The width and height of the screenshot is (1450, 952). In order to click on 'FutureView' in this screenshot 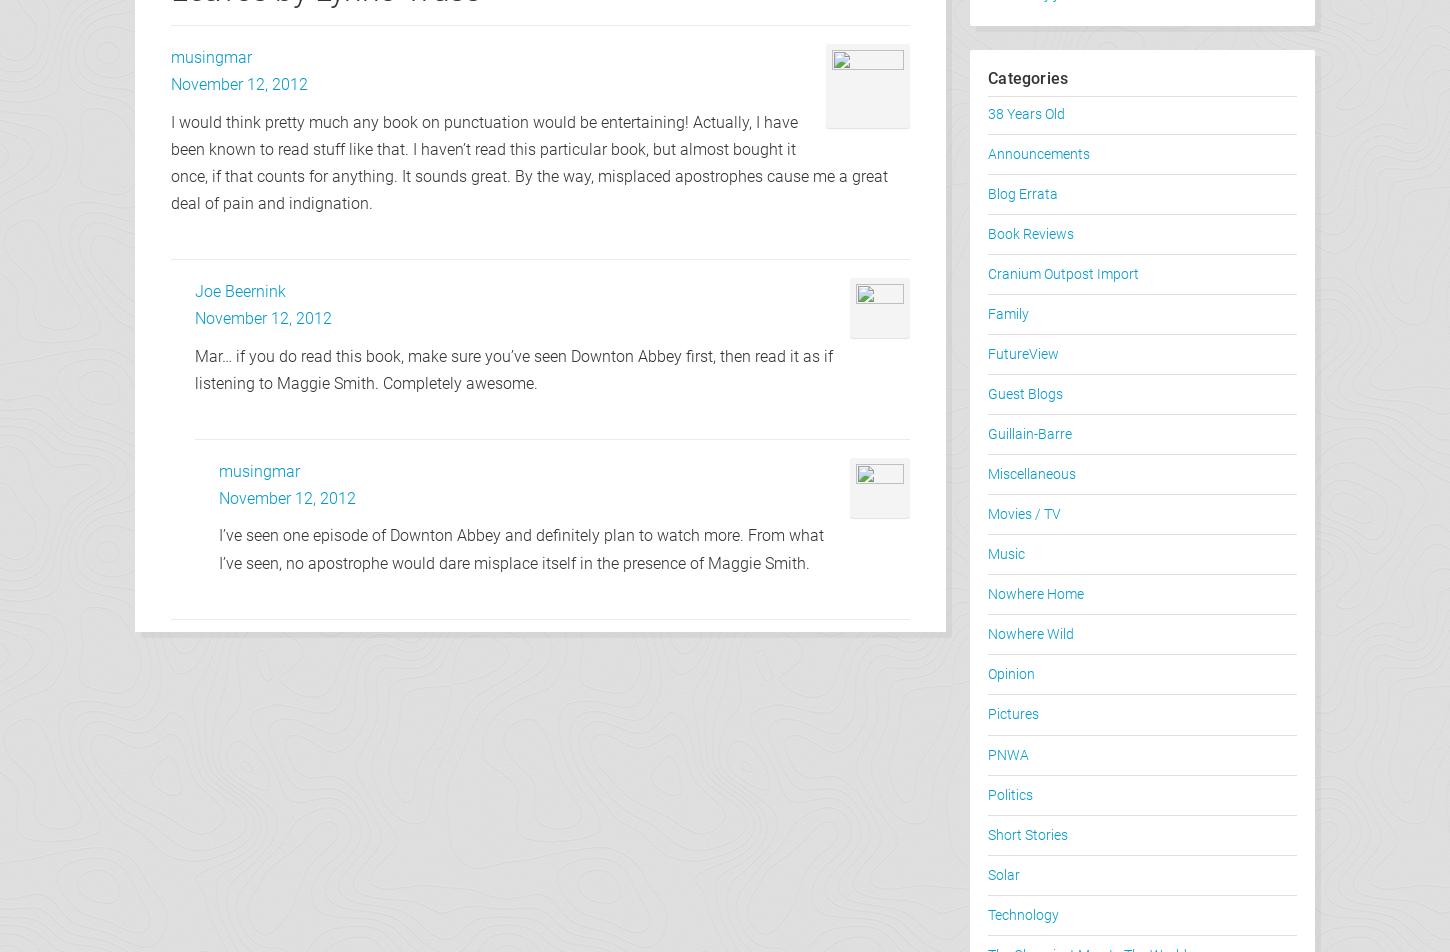, I will do `click(1023, 354)`.